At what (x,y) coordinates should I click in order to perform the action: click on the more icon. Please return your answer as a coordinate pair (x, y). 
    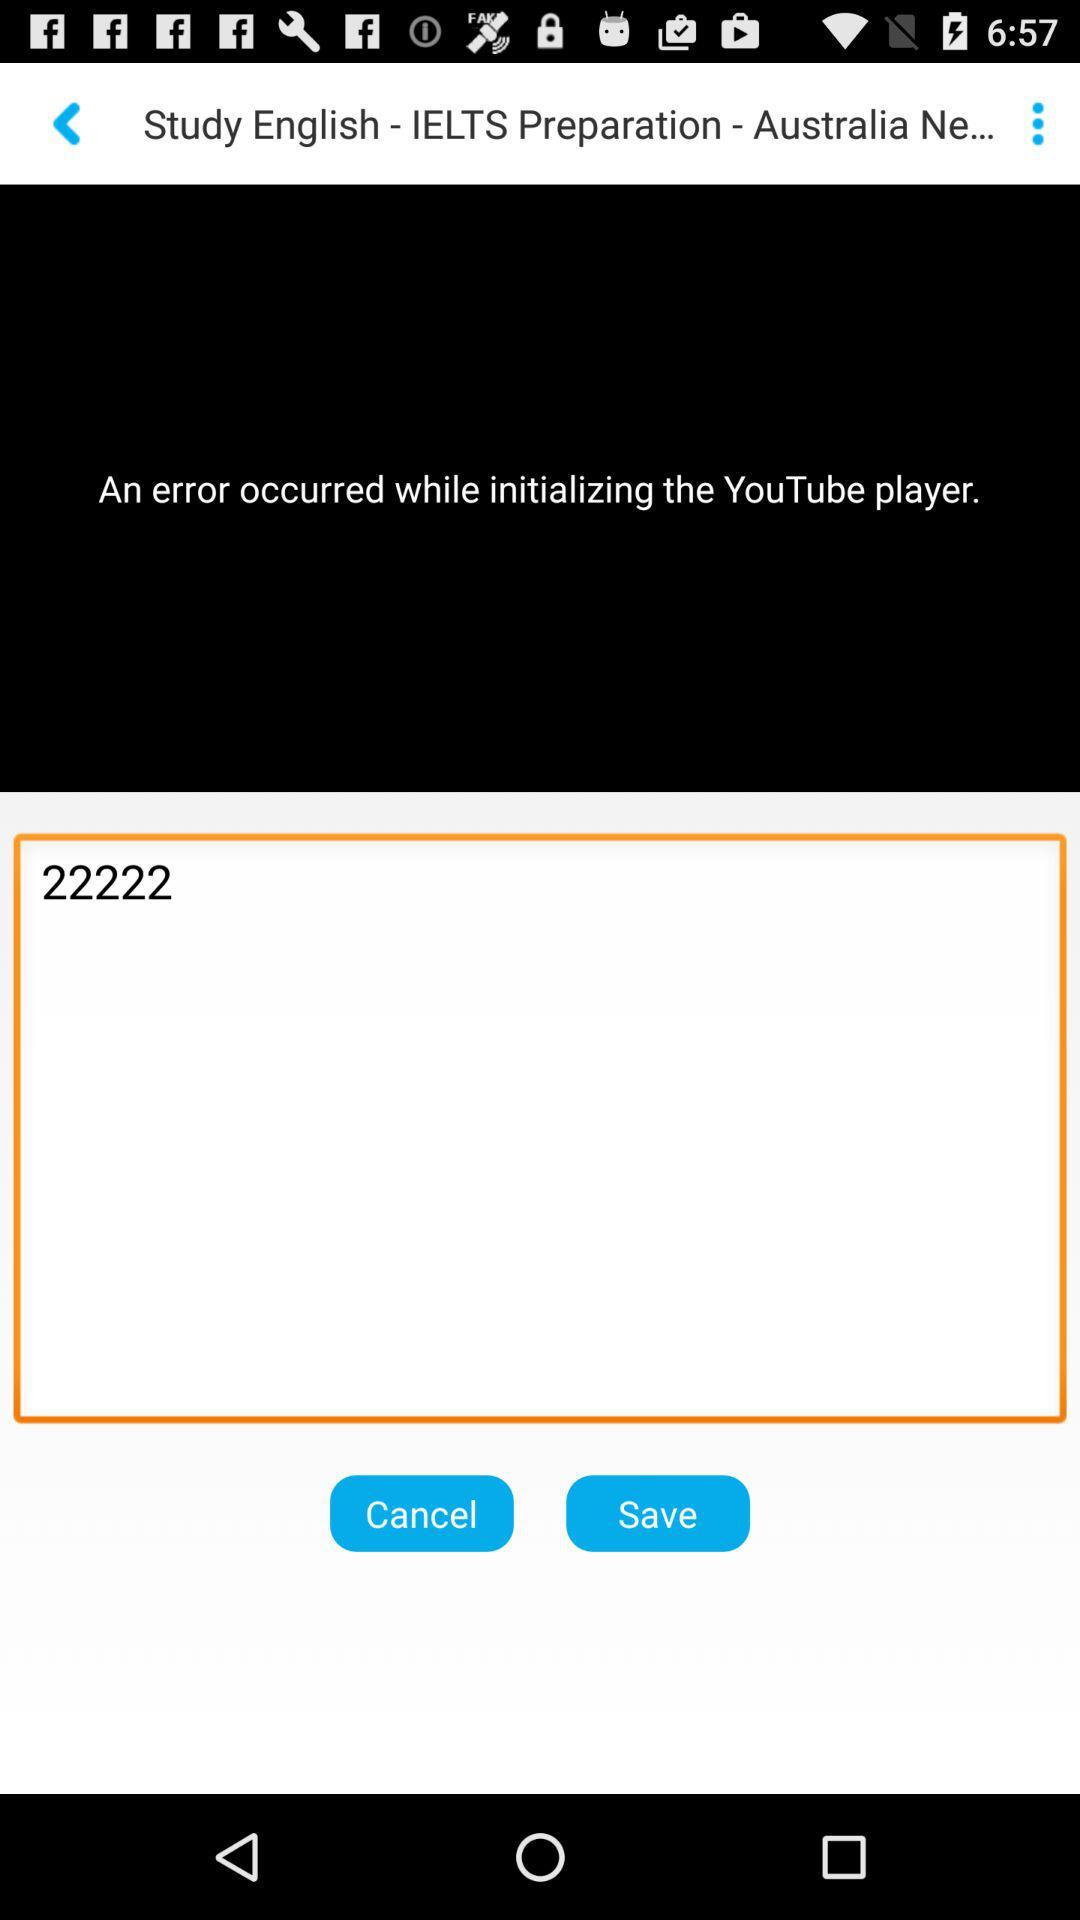
    Looking at the image, I should click on (1036, 131).